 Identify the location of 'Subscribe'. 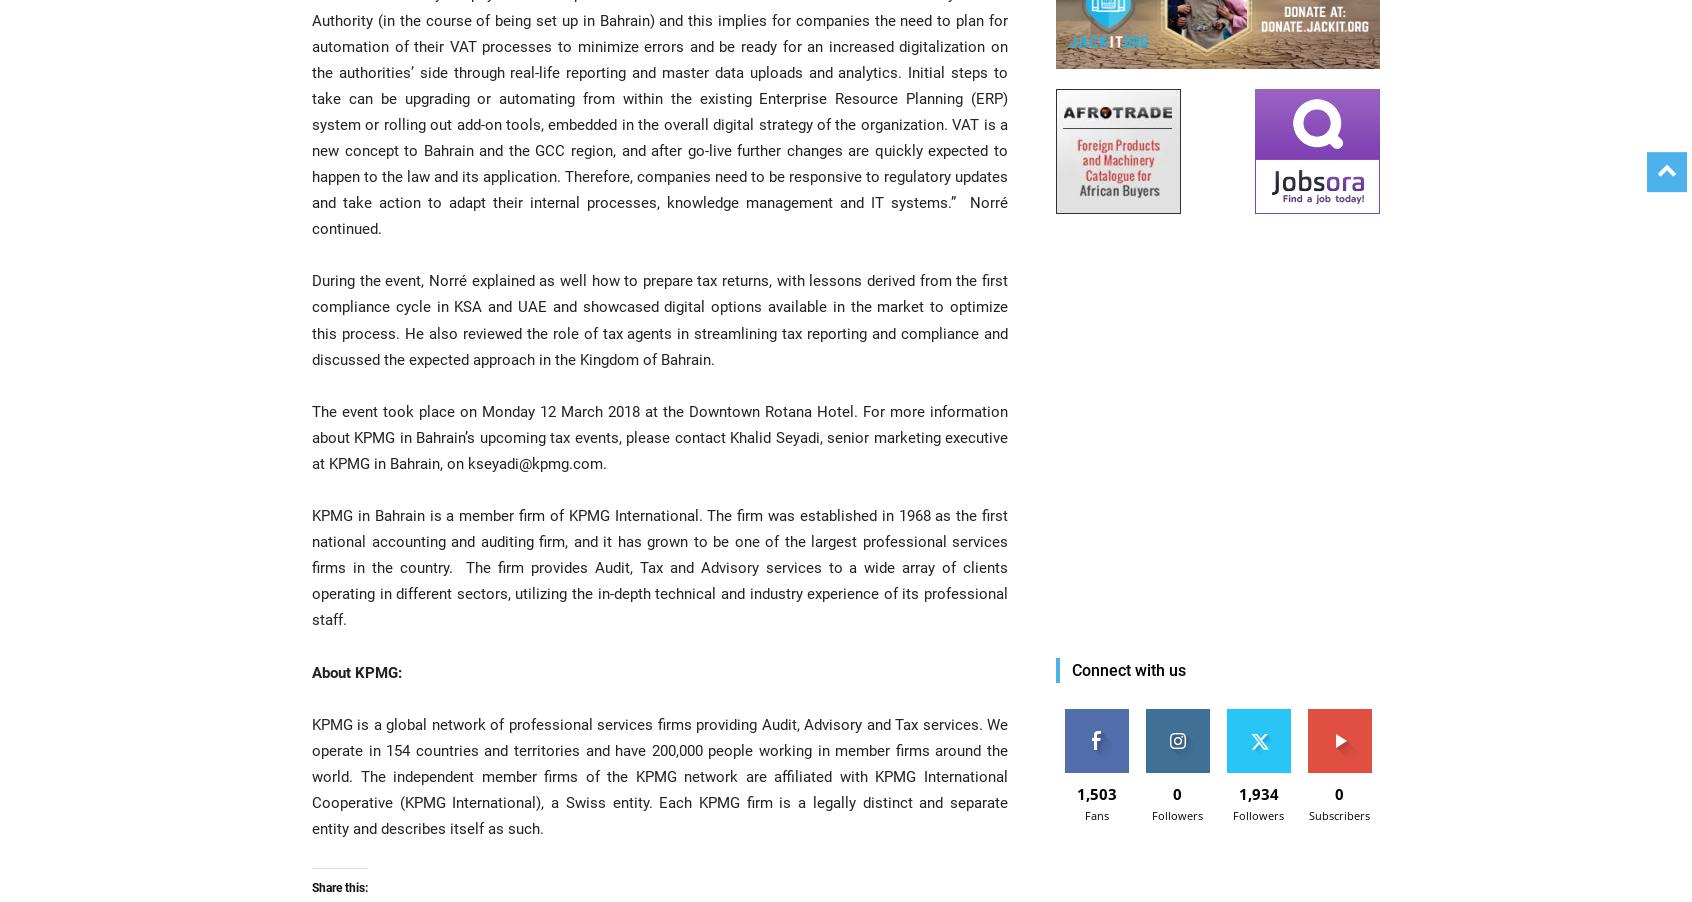
(1338, 716).